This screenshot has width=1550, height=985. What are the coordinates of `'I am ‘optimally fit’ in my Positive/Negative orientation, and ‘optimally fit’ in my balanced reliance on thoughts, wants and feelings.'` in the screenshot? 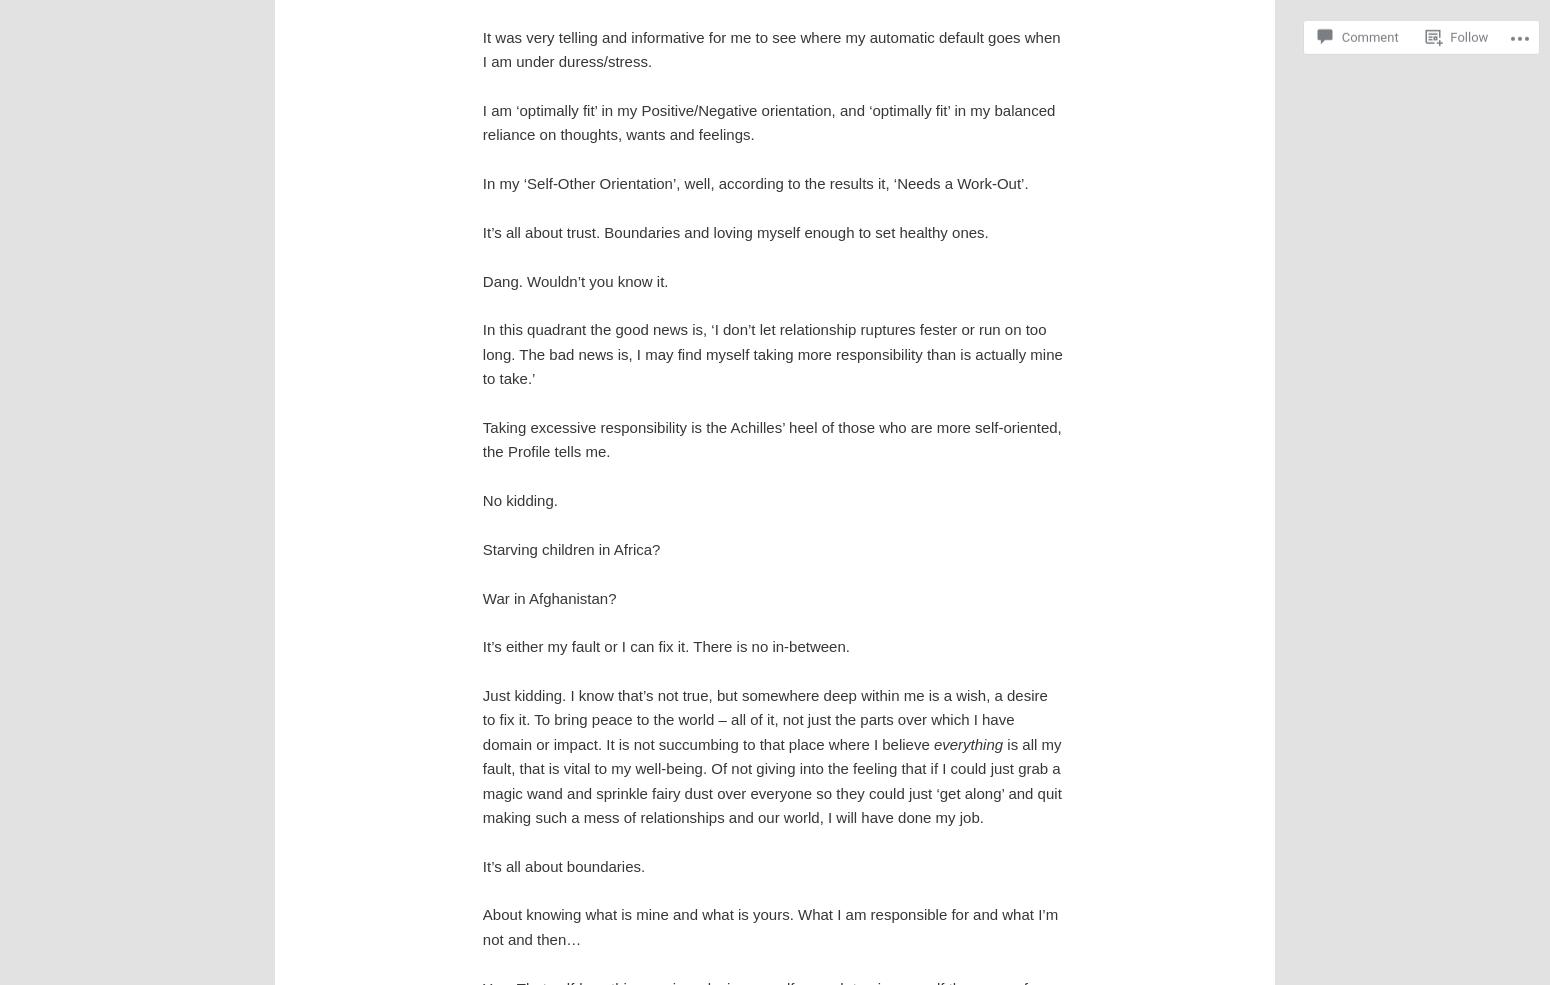 It's located at (768, 122).